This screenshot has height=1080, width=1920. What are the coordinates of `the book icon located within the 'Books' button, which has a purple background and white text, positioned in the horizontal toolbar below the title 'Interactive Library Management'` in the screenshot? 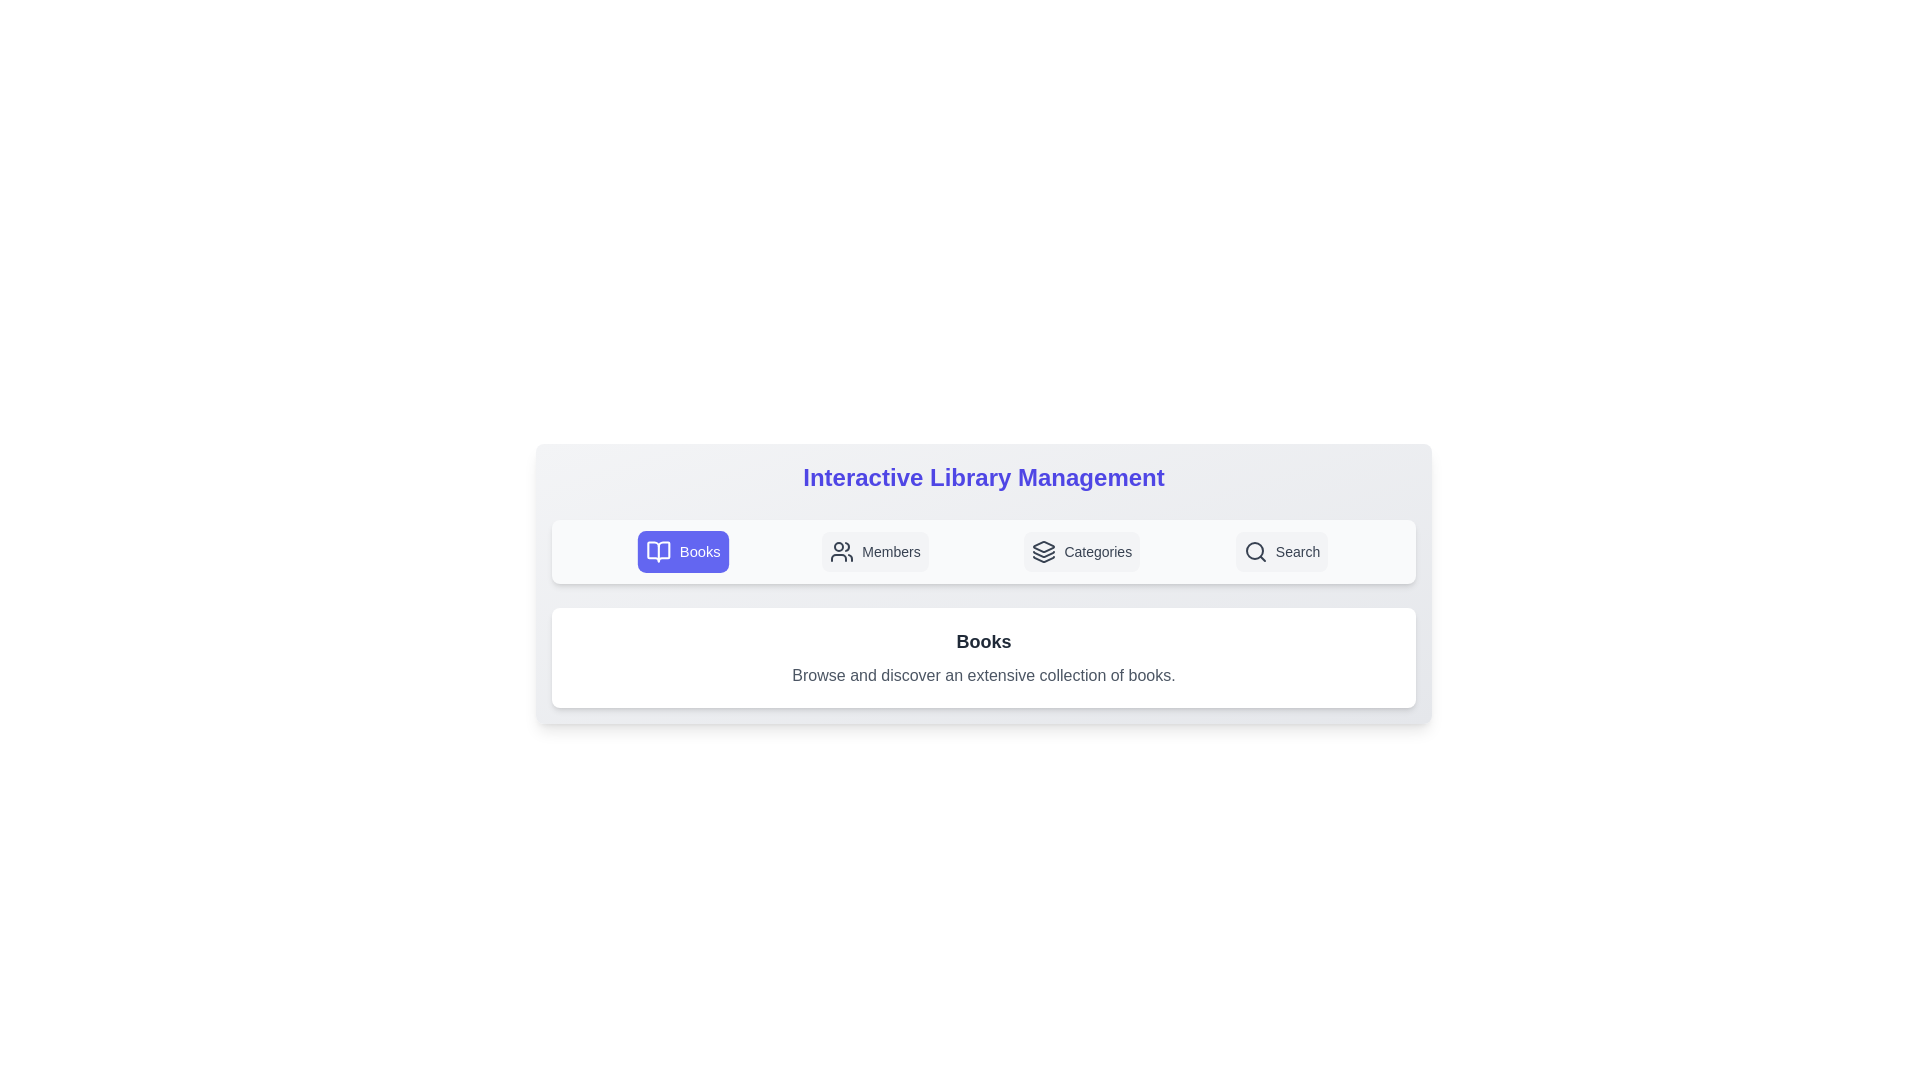 It's located at (658, 551).